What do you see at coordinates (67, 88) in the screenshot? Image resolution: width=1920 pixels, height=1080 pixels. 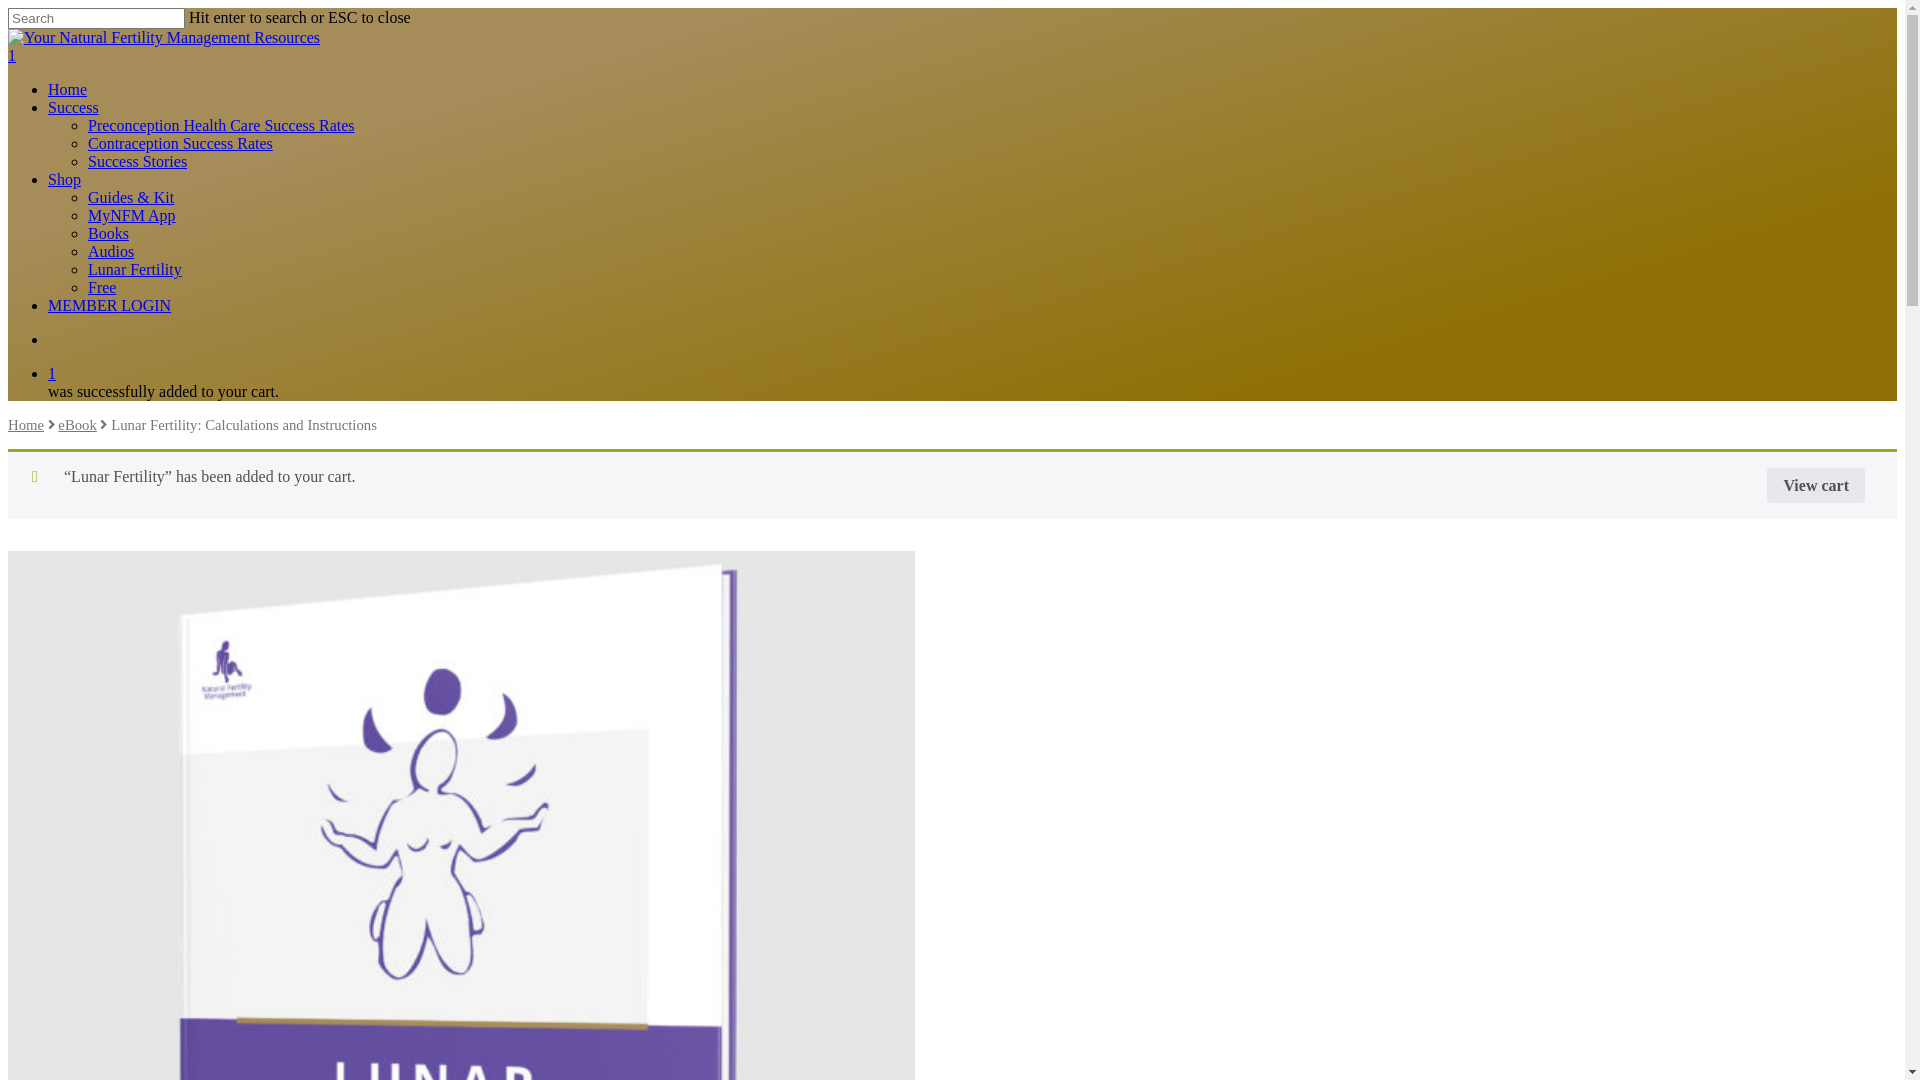 I see `'Home'` at bounding box center [67, 88].